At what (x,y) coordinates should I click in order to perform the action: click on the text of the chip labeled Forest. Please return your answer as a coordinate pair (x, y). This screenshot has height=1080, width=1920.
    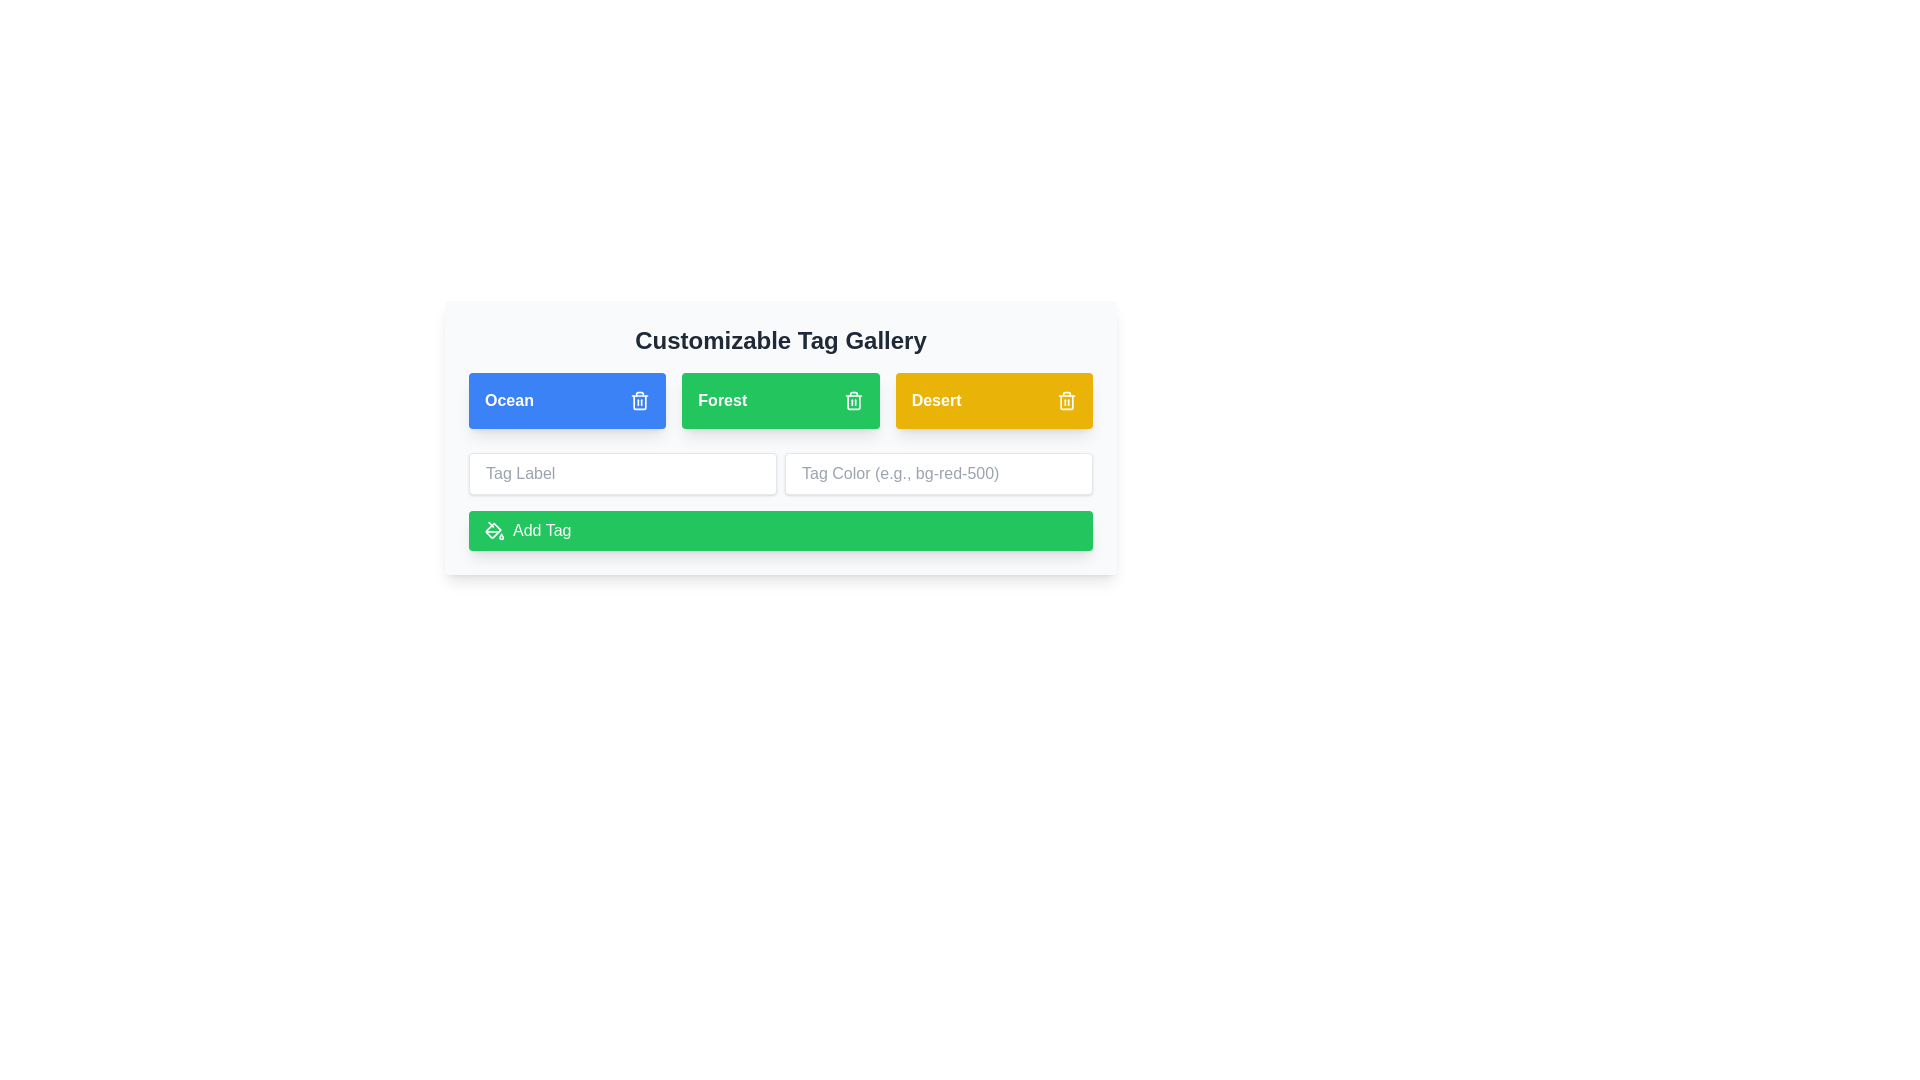
    Looking at the image, I should click on (720, 401).